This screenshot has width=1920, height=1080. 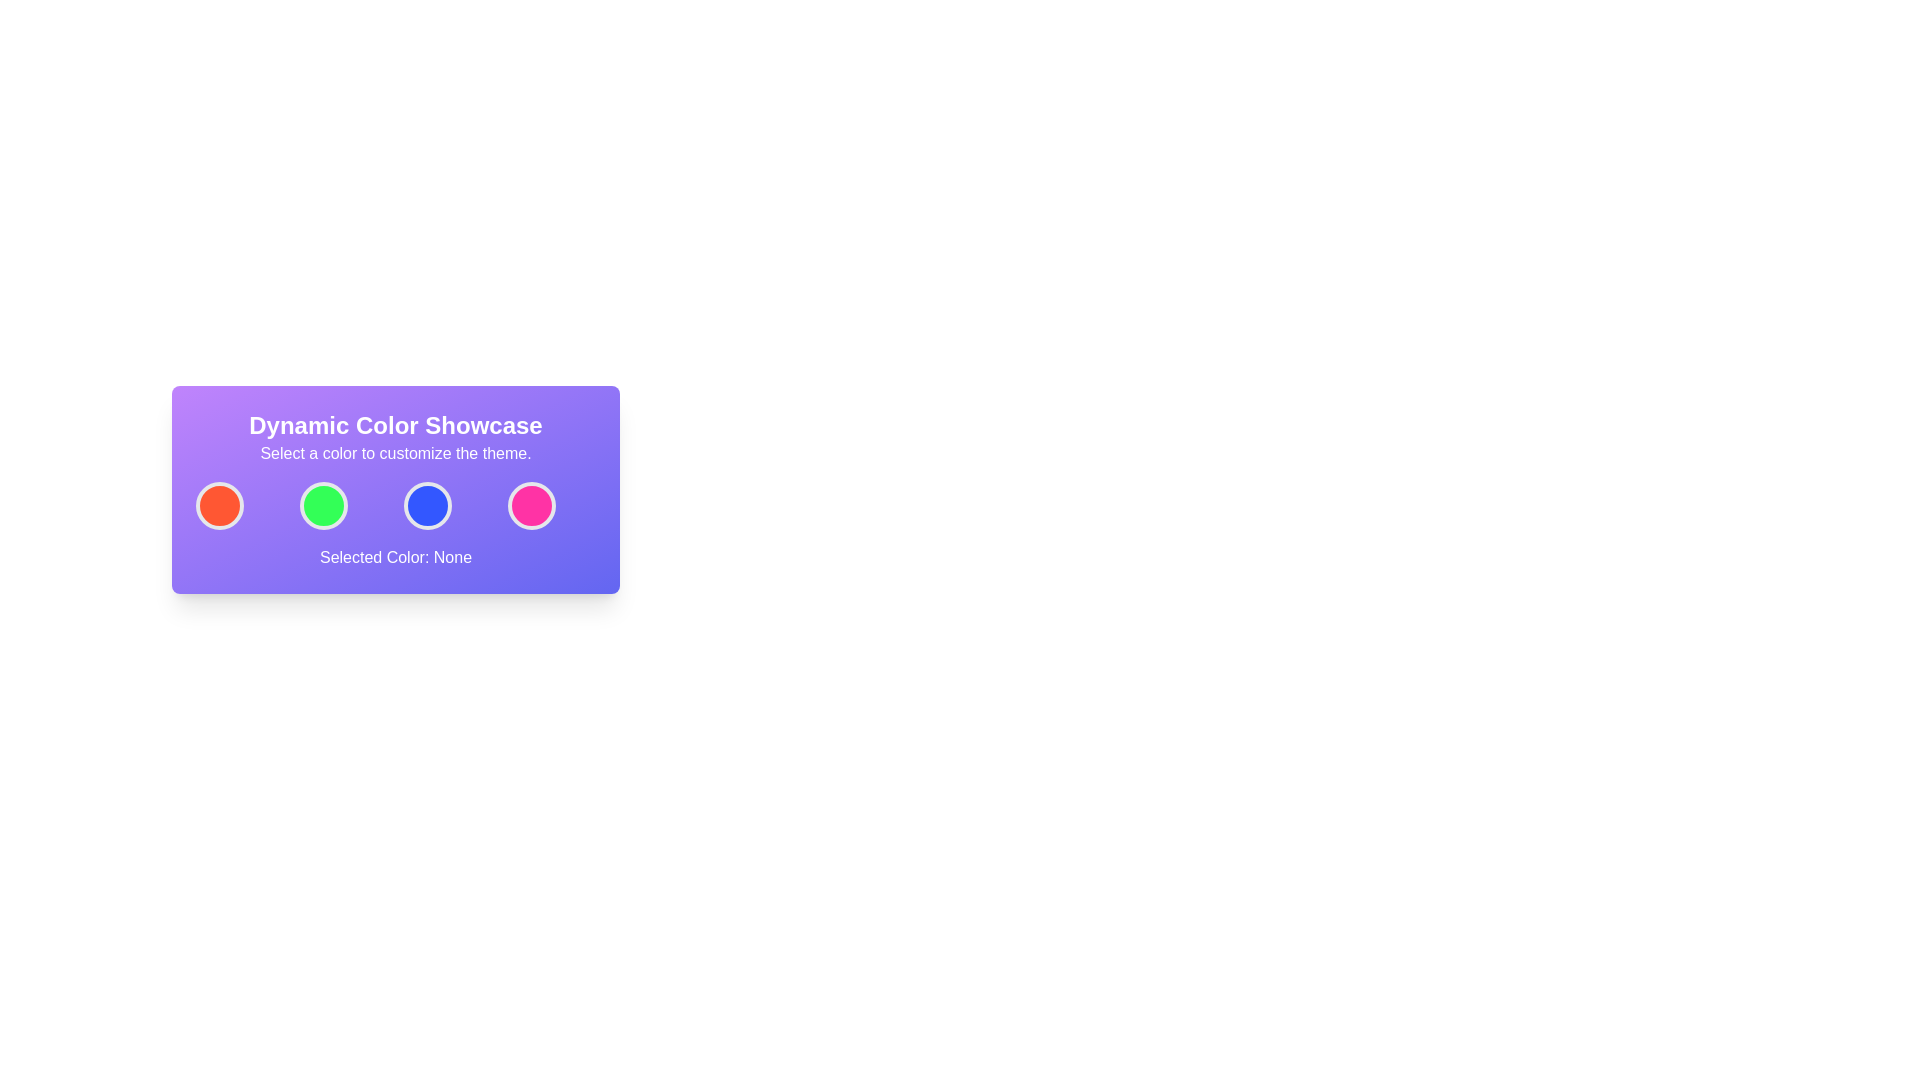 What do you see at coordinates (324, 504) in the screenshot?
I see `the second circular button with a green background and a white border located below the title 'Dynamic Color Showcase'` at bounding box center [324, 504].